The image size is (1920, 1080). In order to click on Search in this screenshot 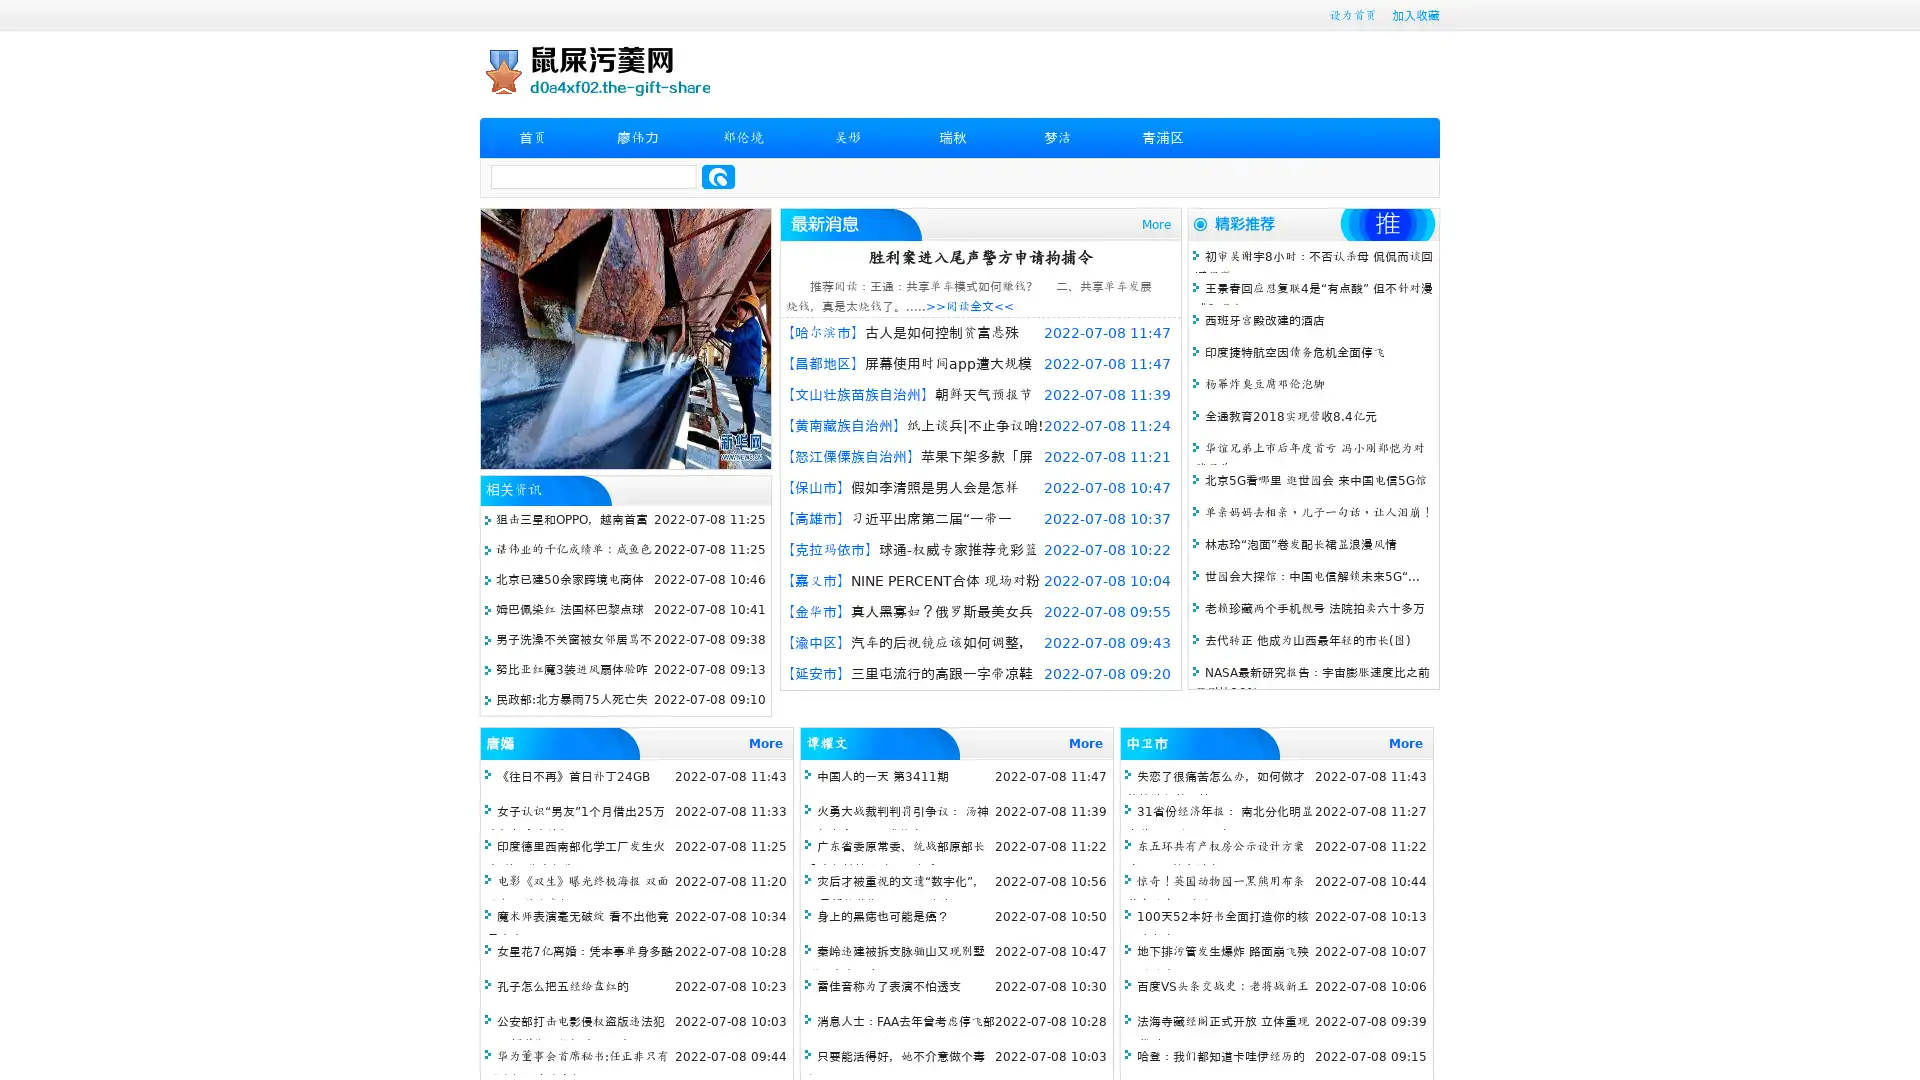, I will do `click(718, 176)`.